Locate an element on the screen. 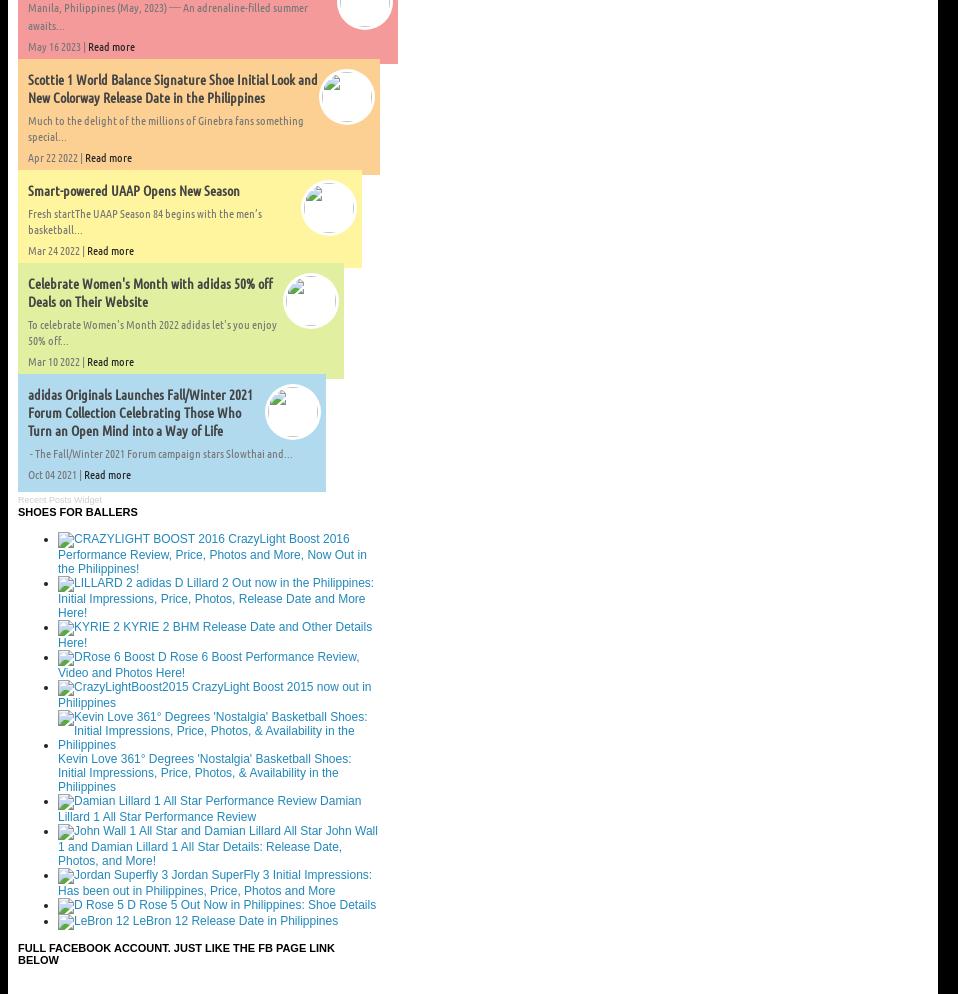 Image resolution: width=958 pixels, height=994 pixels. 'Apr 22 2022 |' is located at coordinates (26, 156).